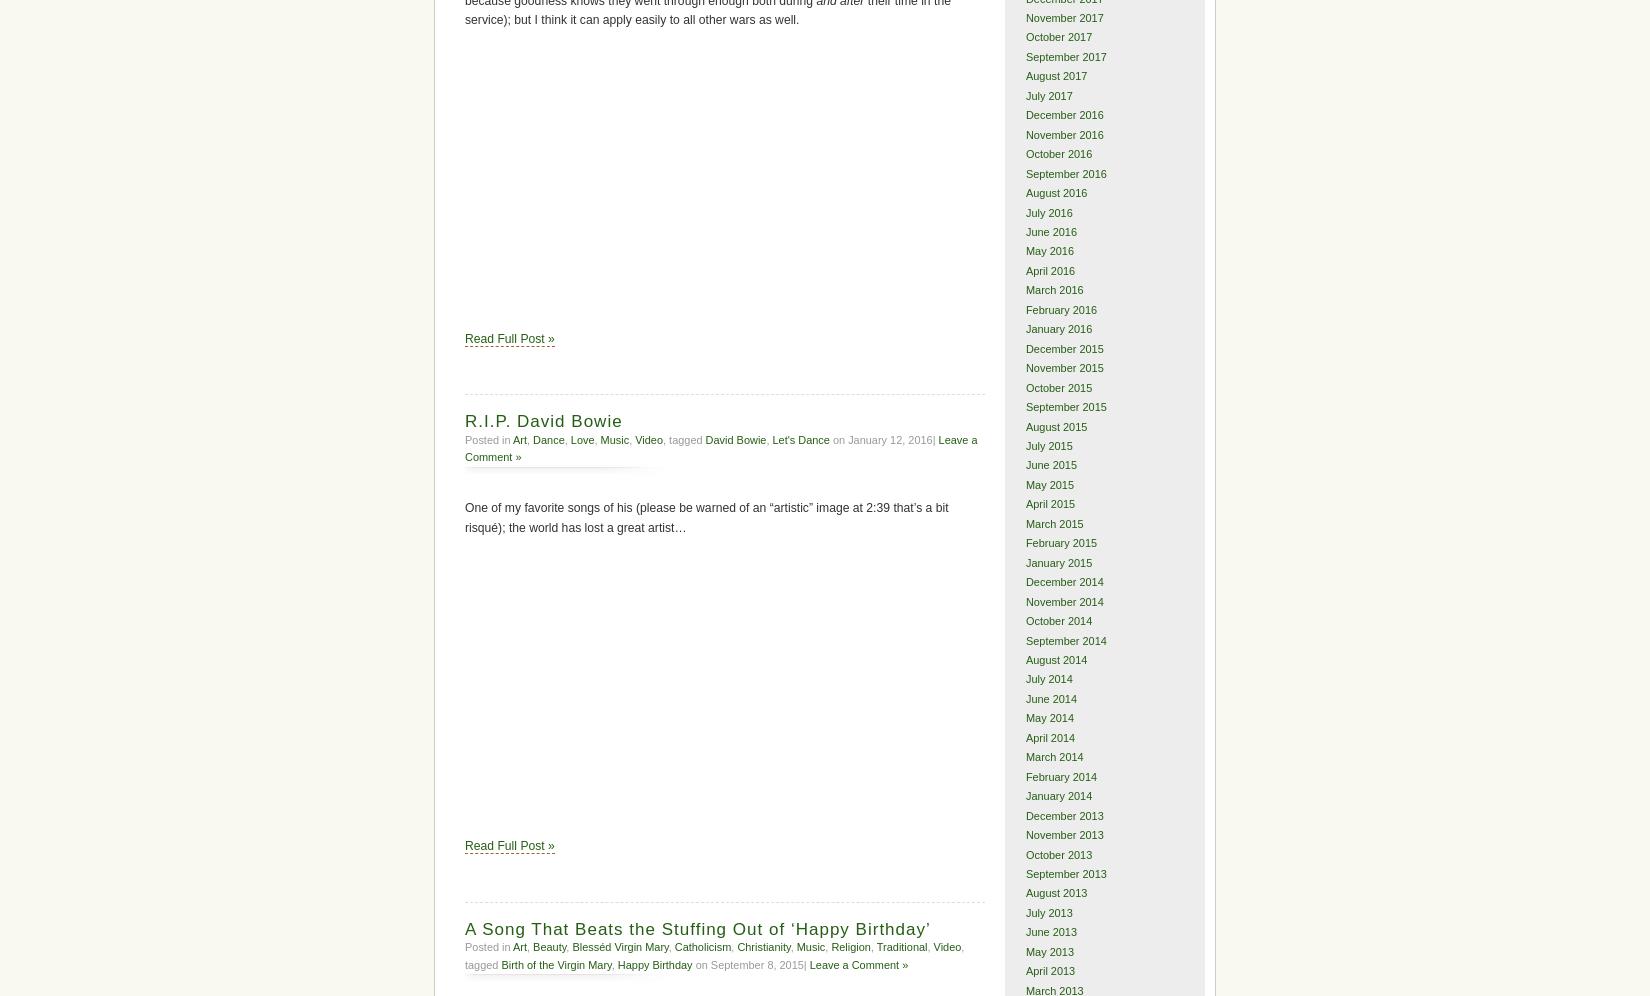 This screenshot has height=996, width=1650. I want to click on 'July 2014', so click(1048, 678).